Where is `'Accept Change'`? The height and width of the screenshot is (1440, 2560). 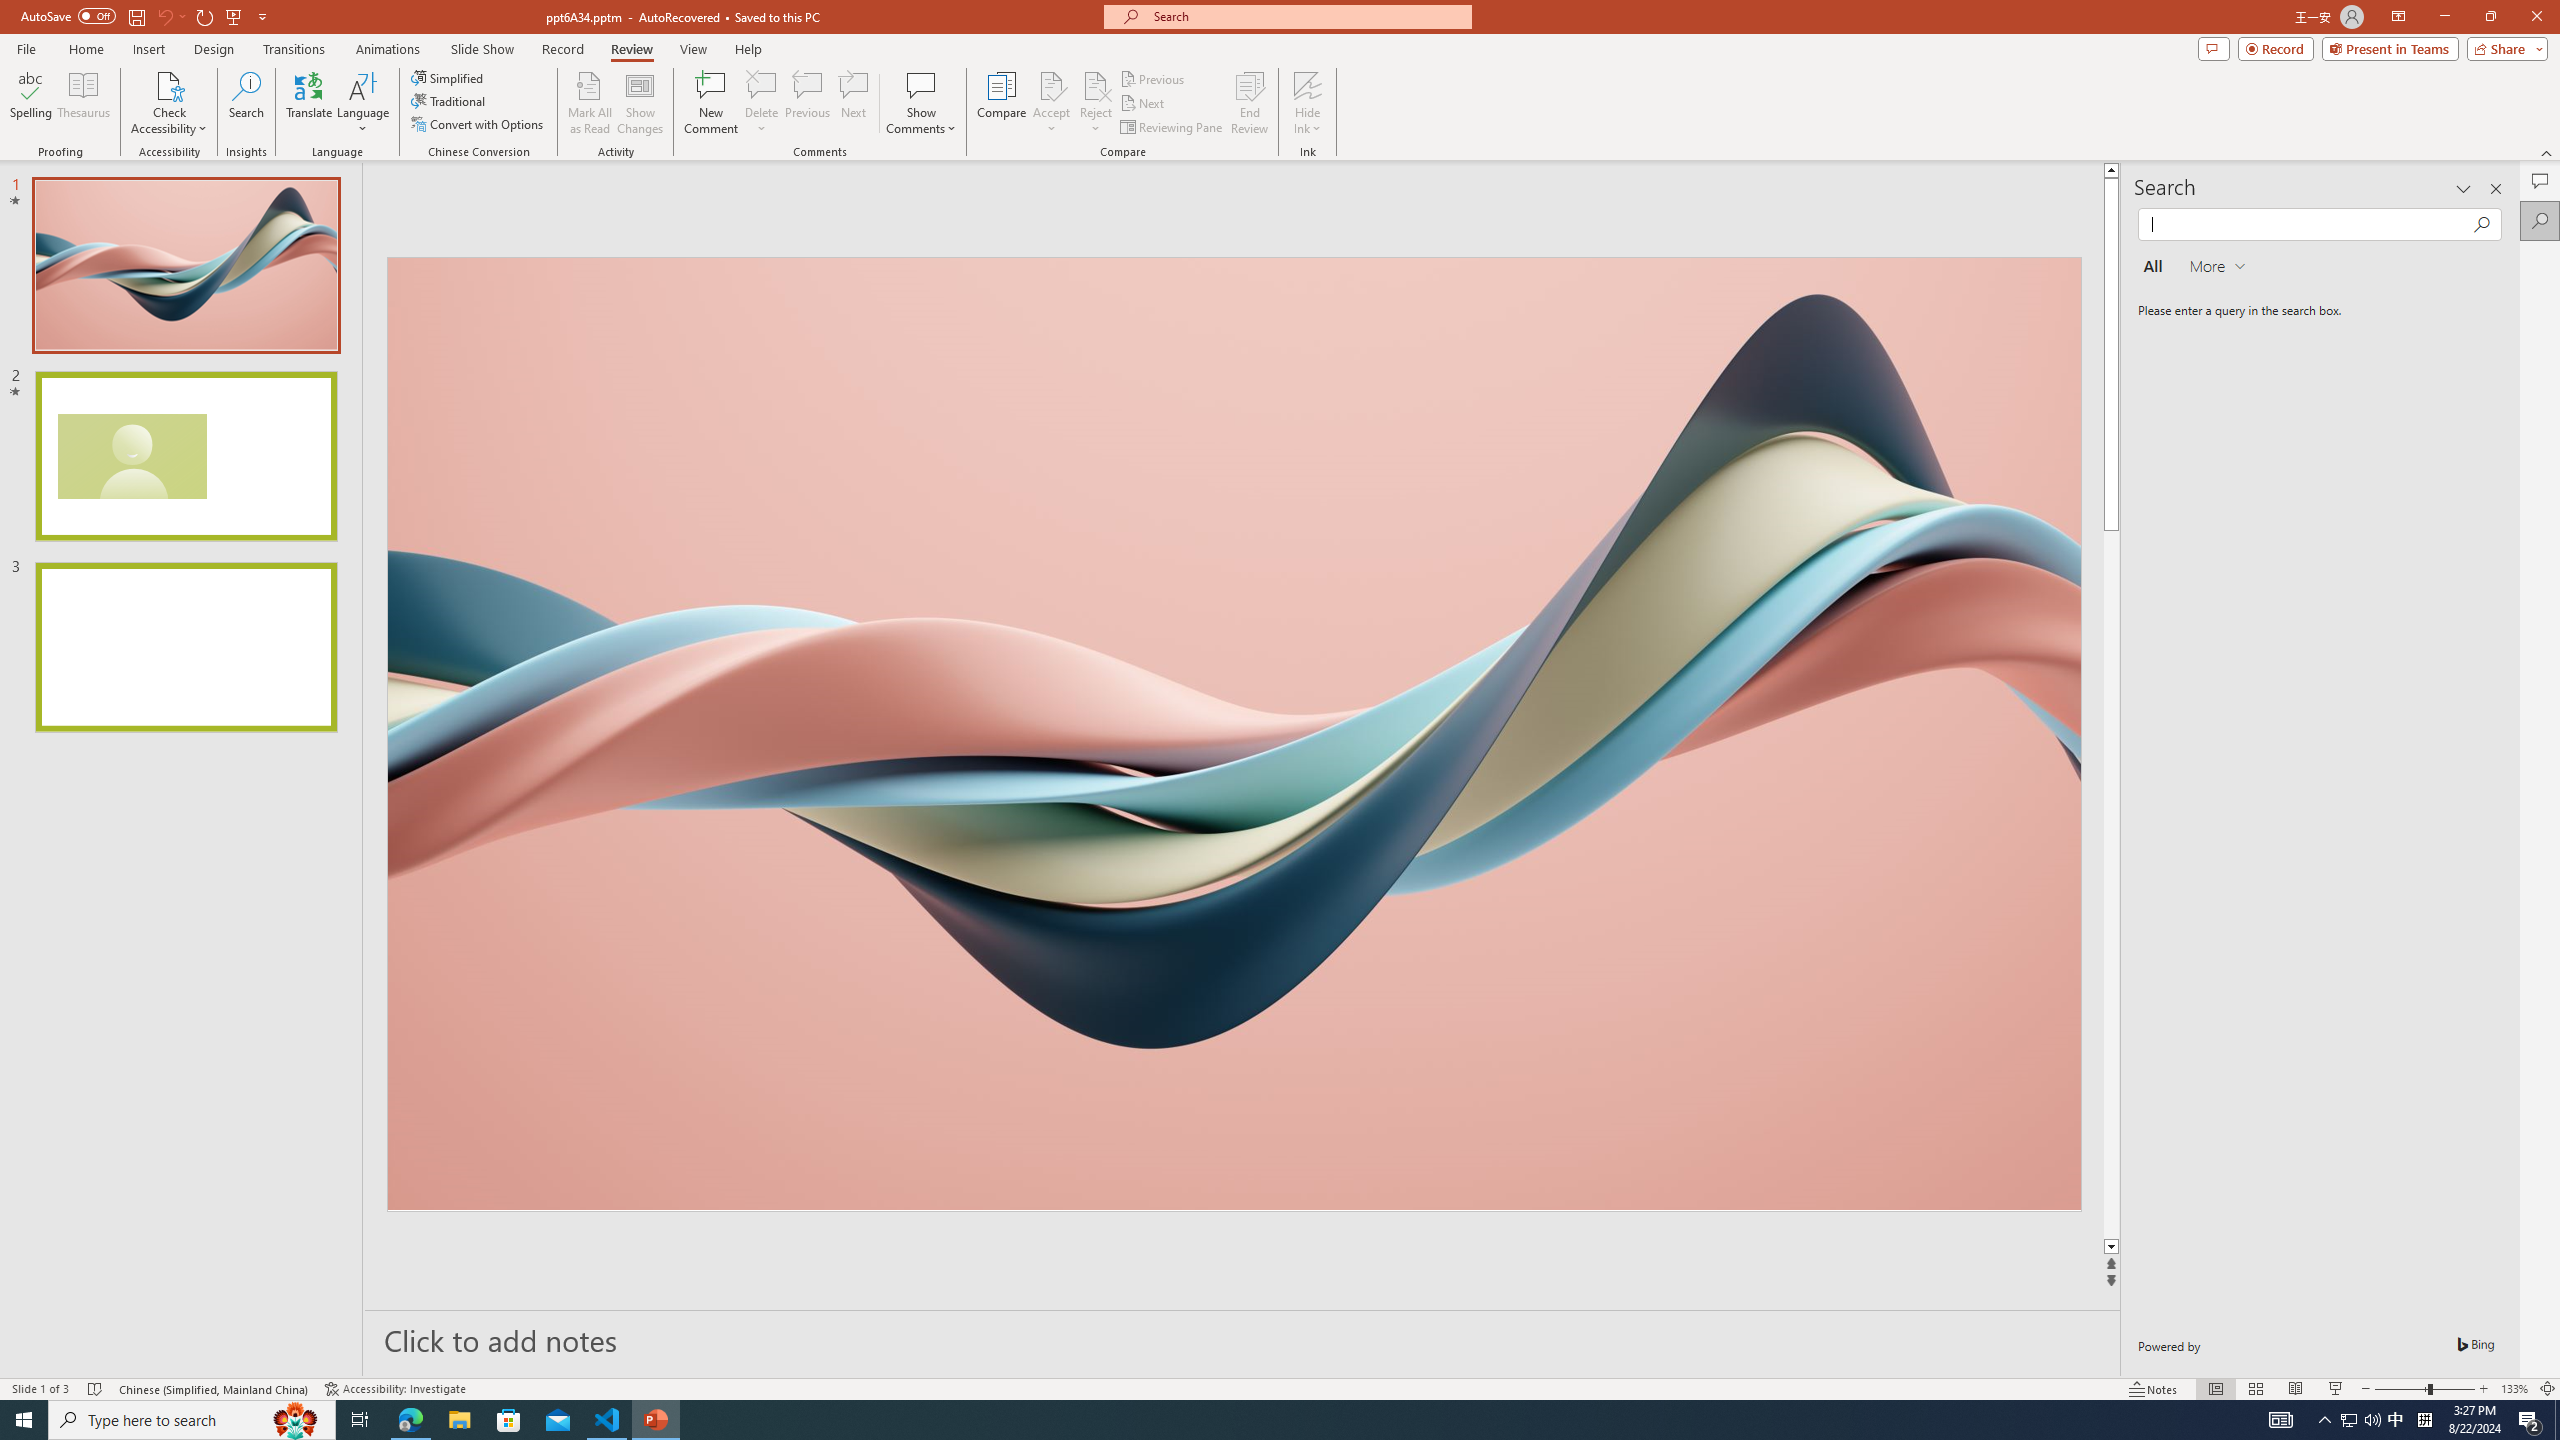 'Accept Change' is located at coordinates (1051, 84).